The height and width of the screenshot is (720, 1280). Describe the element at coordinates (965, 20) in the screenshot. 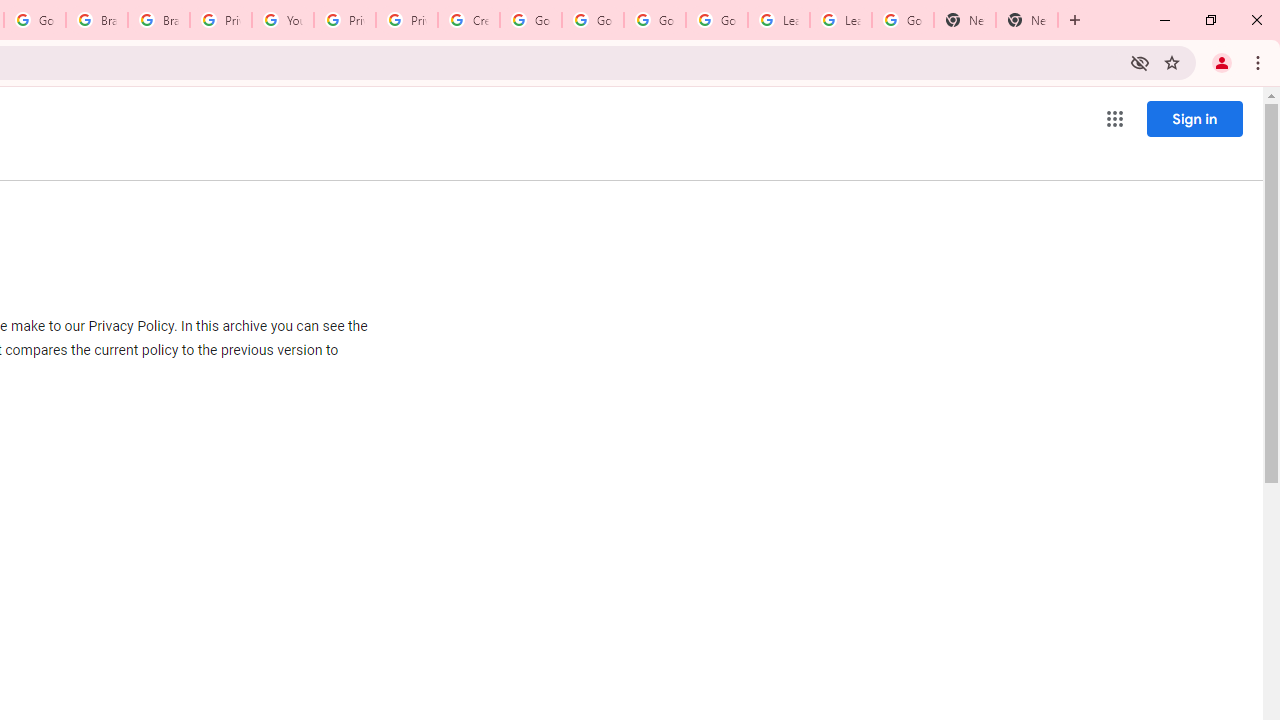

I see `'New Tab'` at that location.